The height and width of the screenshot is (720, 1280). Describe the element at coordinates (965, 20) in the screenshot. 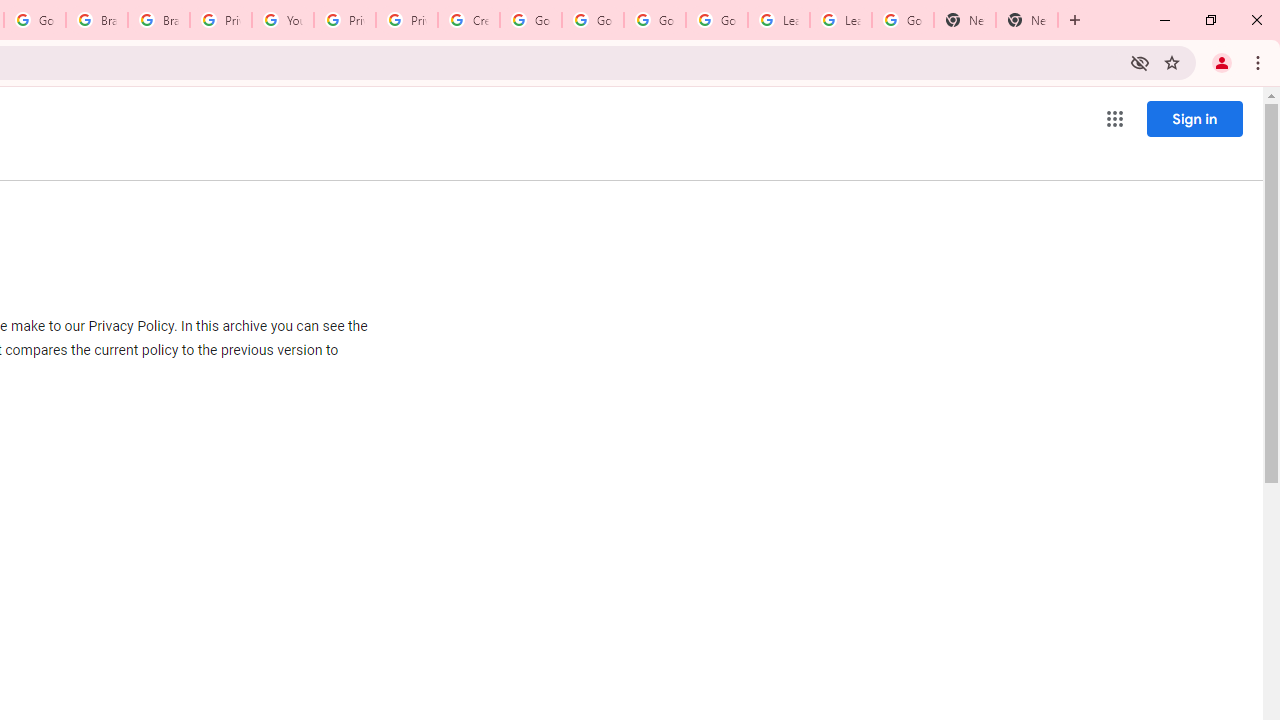

I see `'New Tab'` at that location.